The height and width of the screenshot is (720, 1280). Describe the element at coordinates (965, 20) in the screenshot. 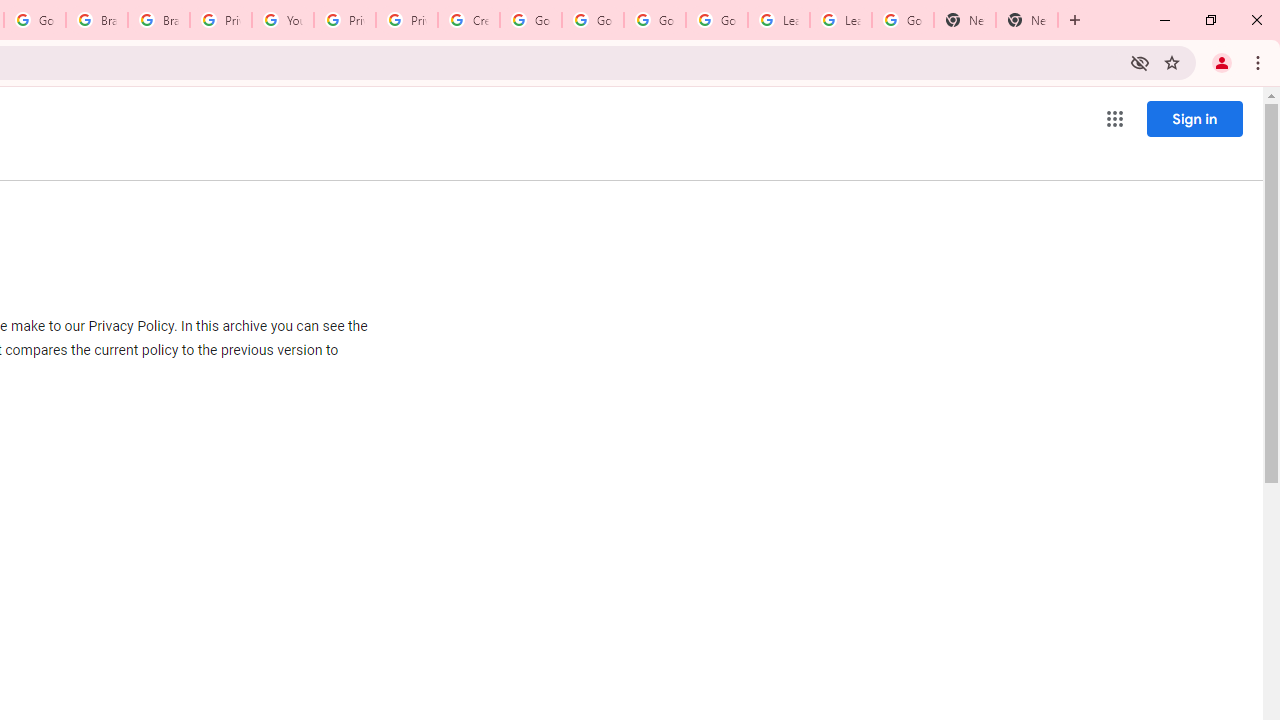

I see `'New Tab'` at that location.